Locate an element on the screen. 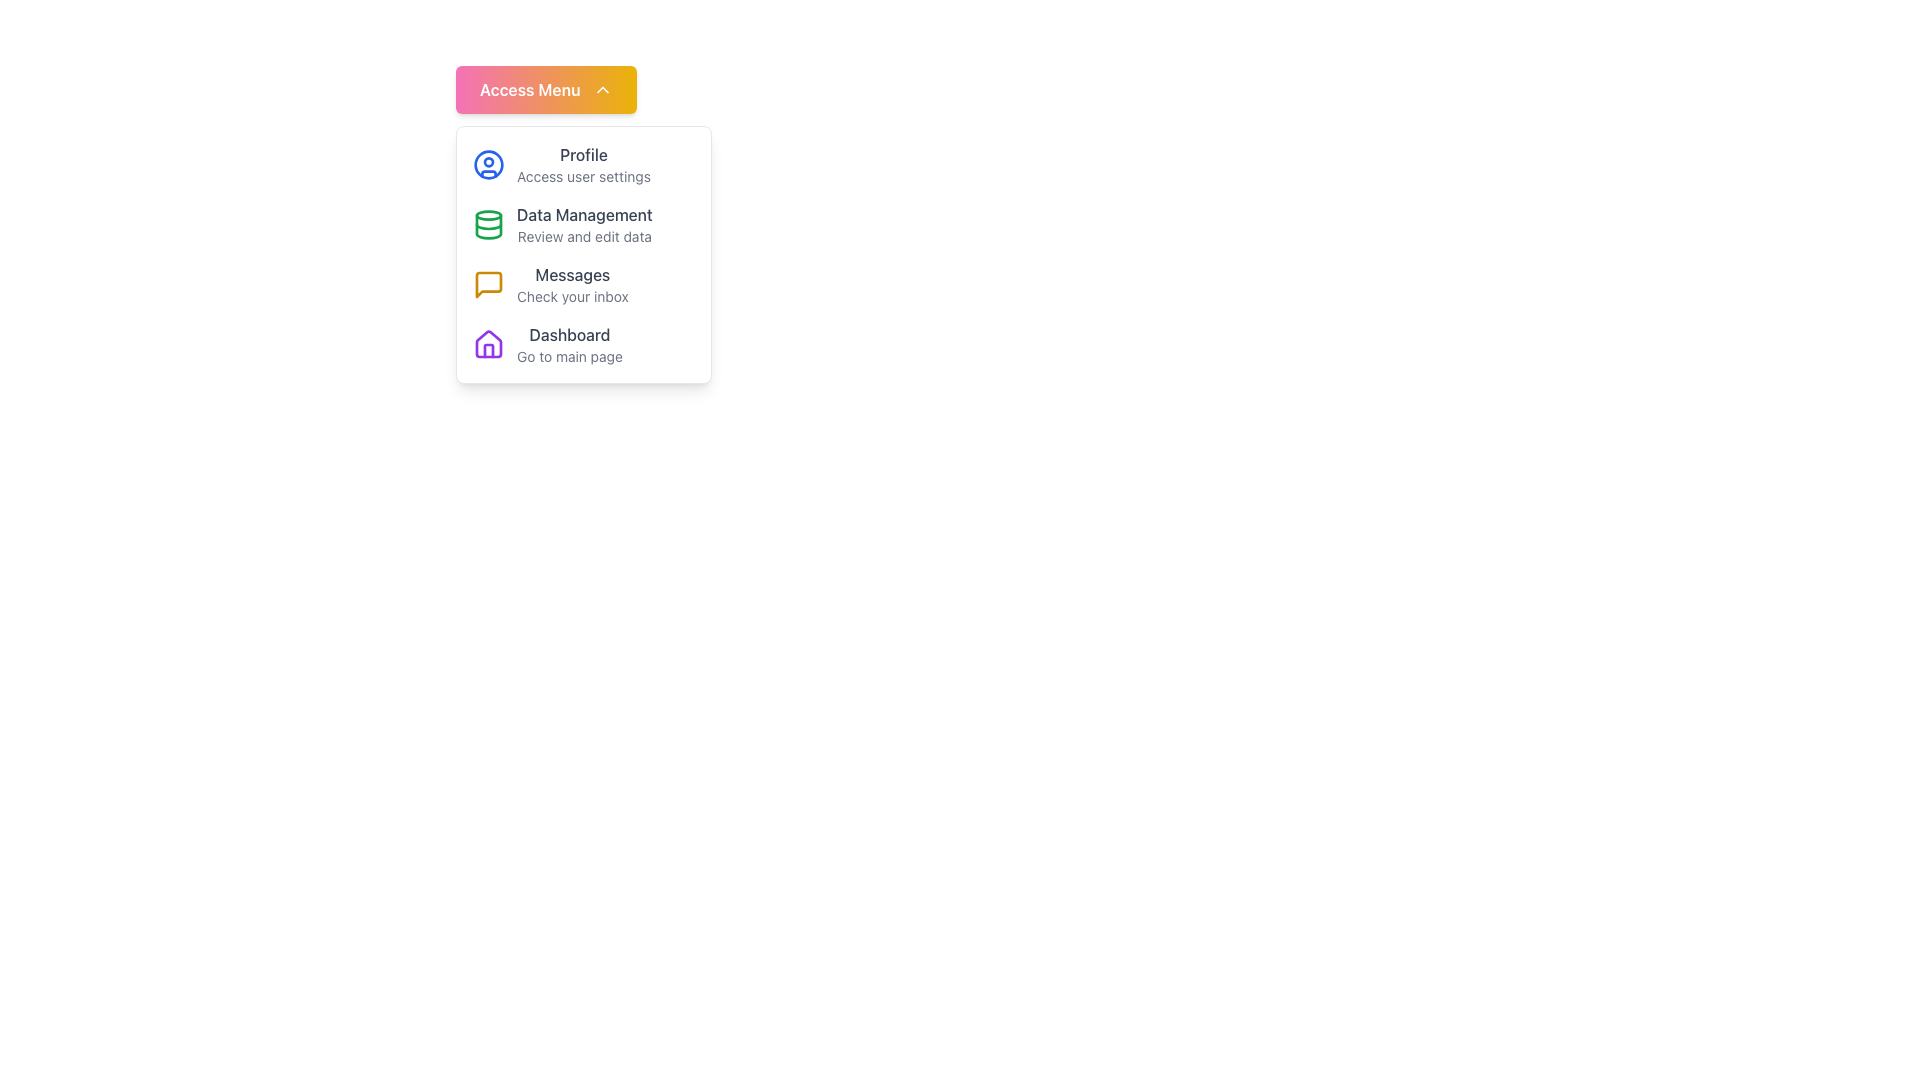 This screenshot has width=1920, height=1080. the 'Data Management' text label located in the dropdown menu under the 'Access Menu' button, which is styled with bold text and includes a smaller gray font description below it is located at coordinates (583, 224).